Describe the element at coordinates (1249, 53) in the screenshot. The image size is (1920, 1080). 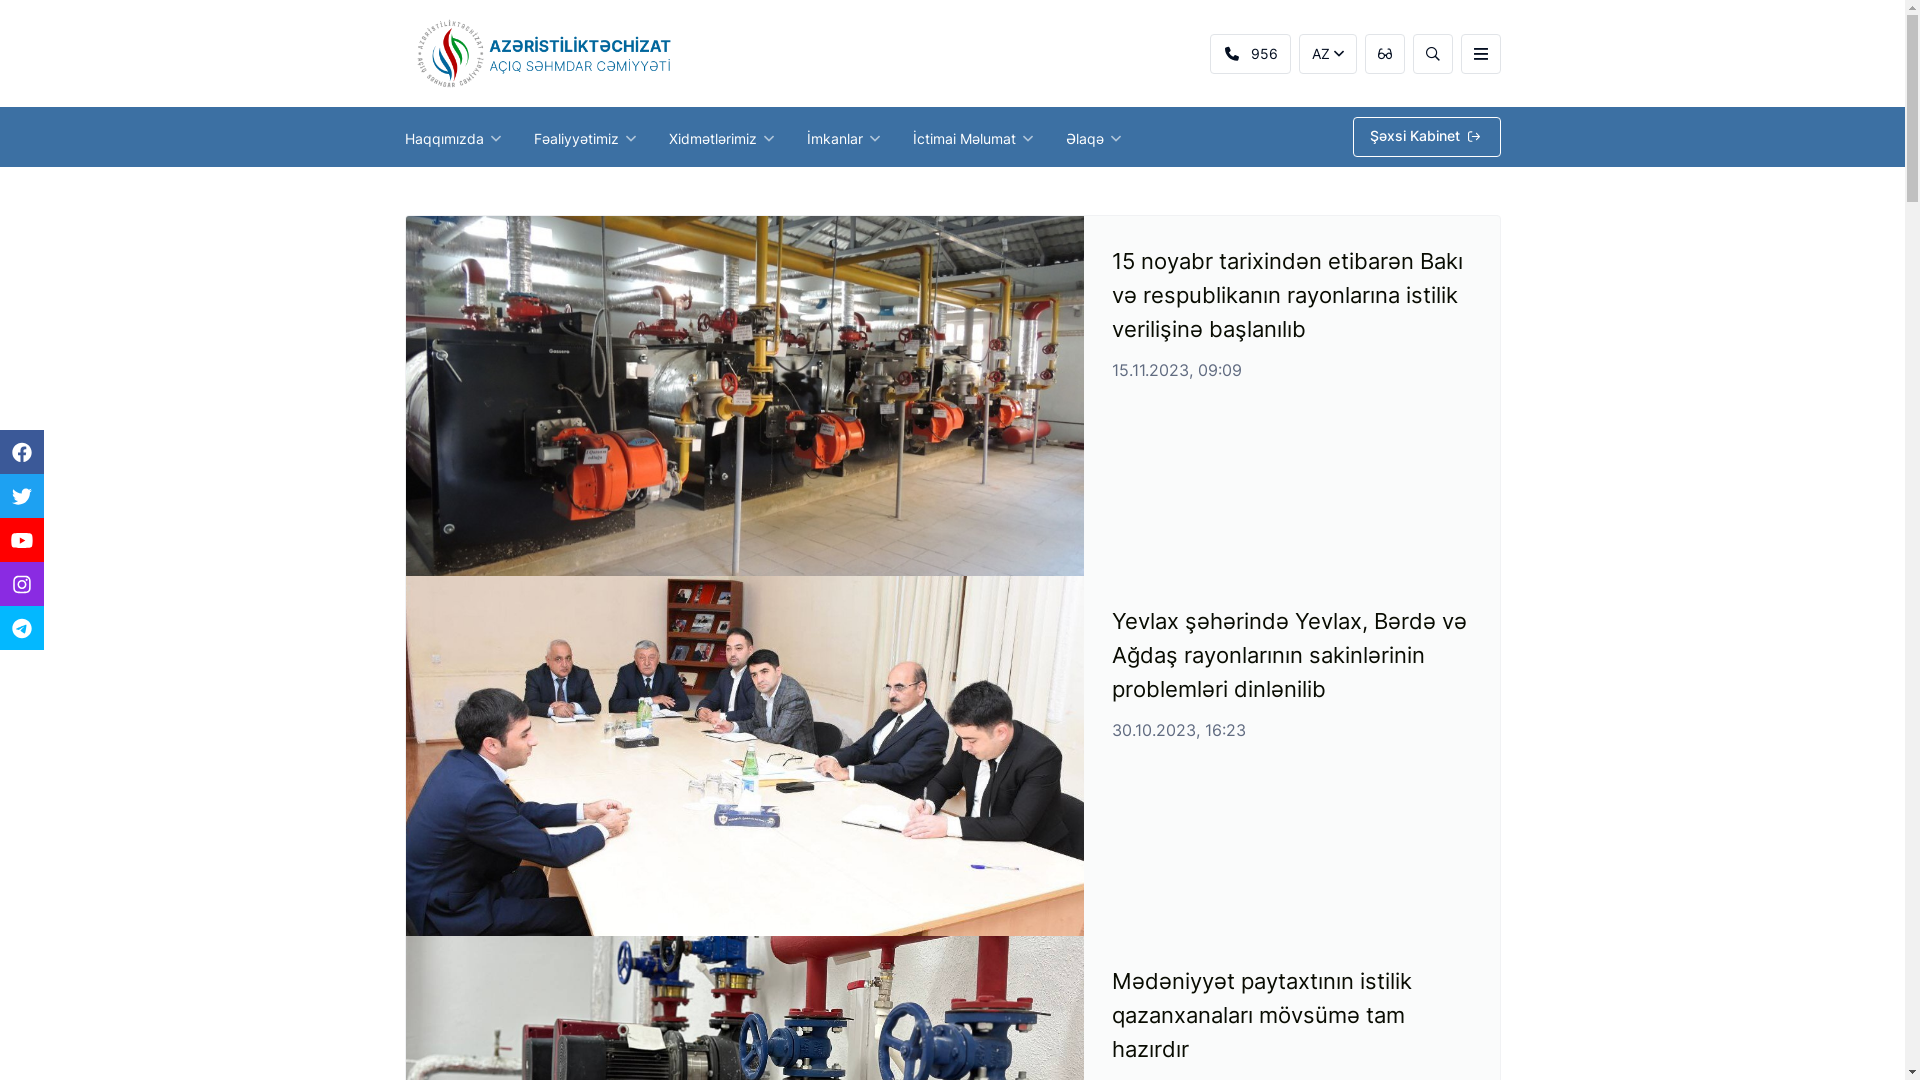
I see `'956'` at that location.